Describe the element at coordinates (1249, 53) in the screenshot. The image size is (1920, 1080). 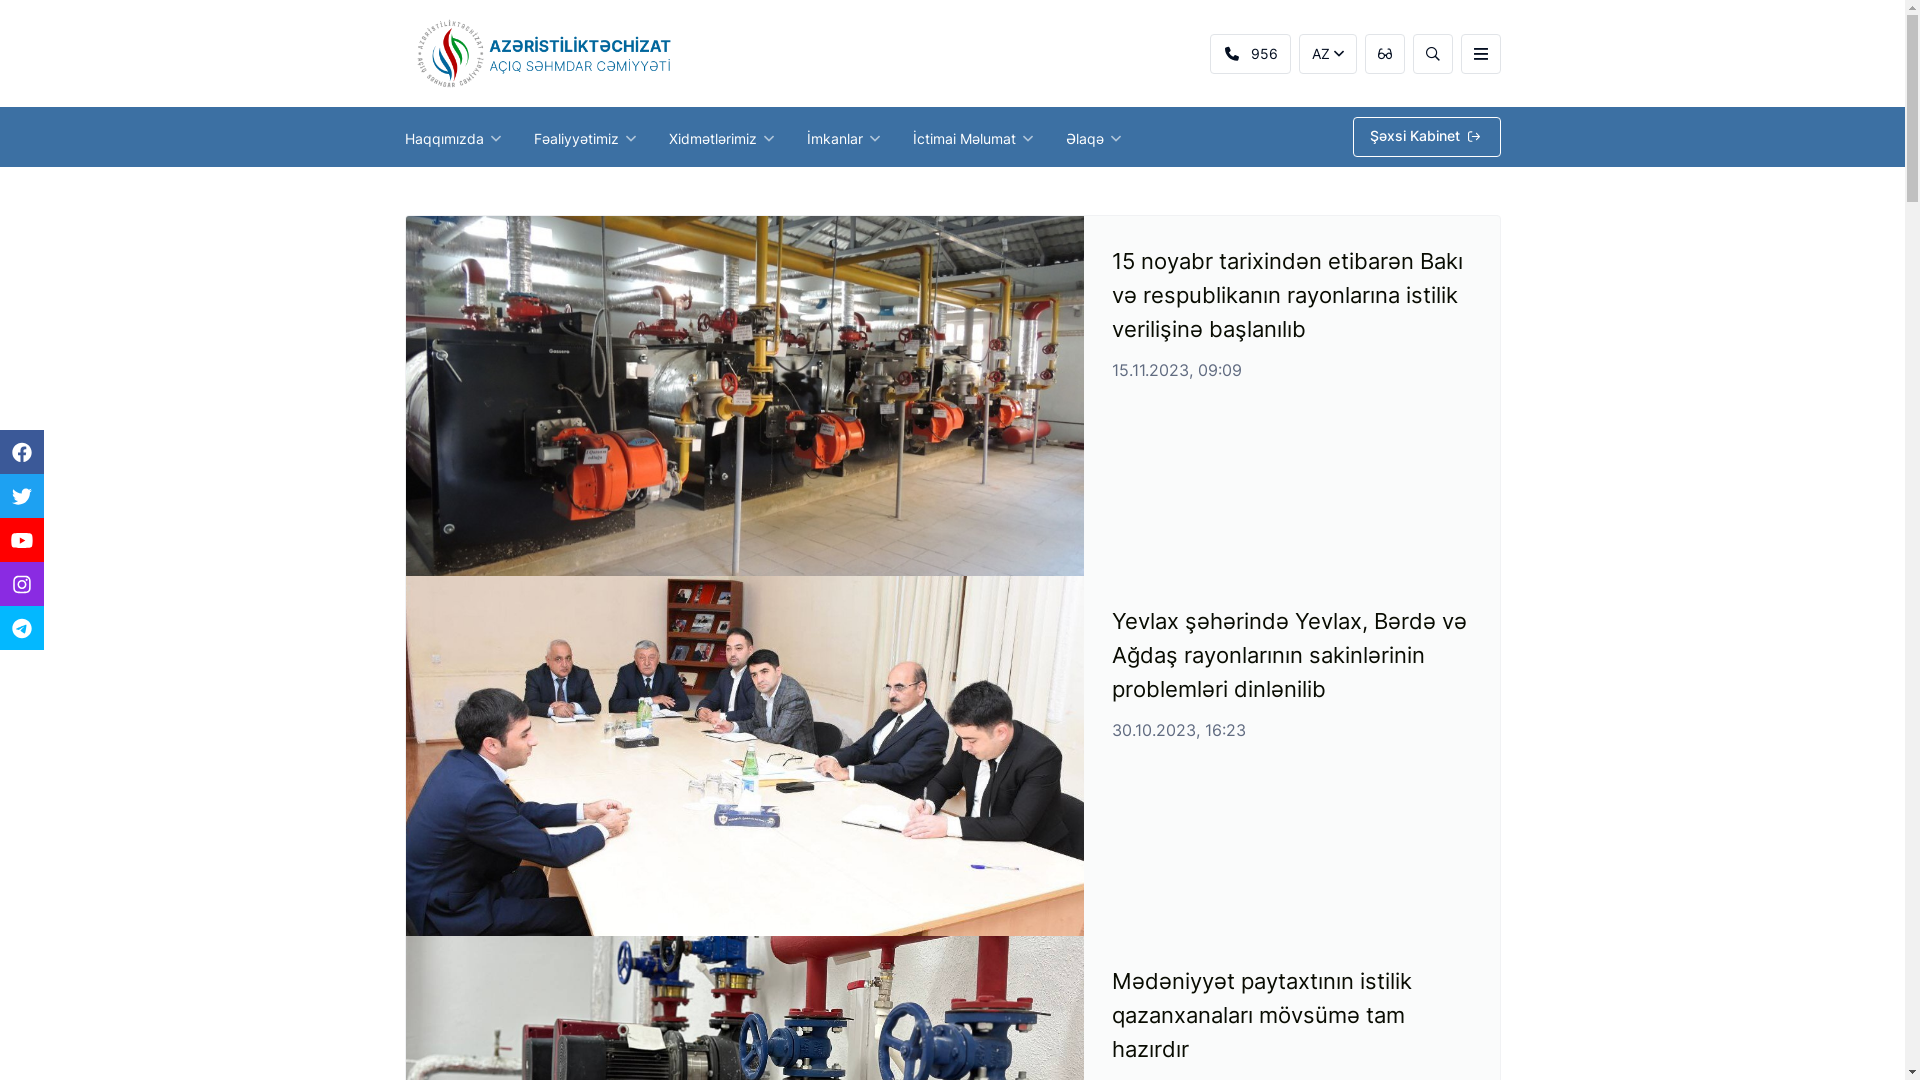
I see `'956'` at that location.